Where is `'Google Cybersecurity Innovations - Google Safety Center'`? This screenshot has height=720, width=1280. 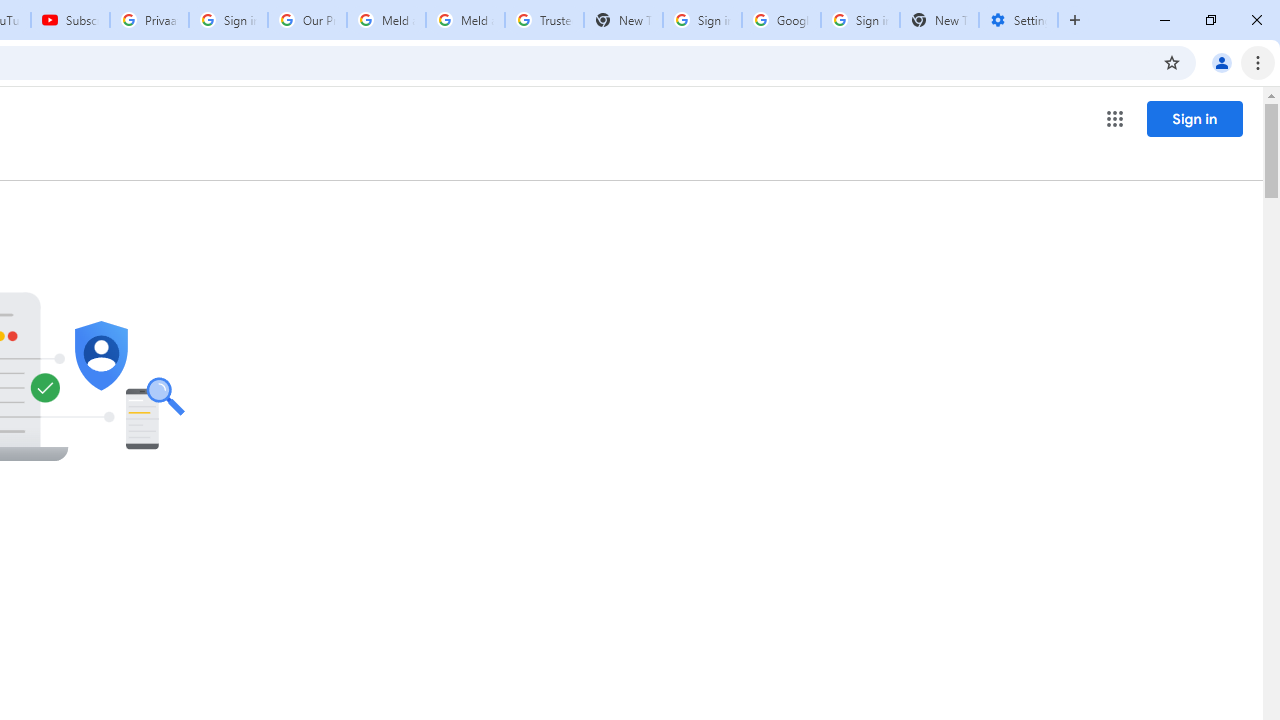 'Google Cybersecurity Innovations - Google Safety Center' is located at coordinates (780, 20).